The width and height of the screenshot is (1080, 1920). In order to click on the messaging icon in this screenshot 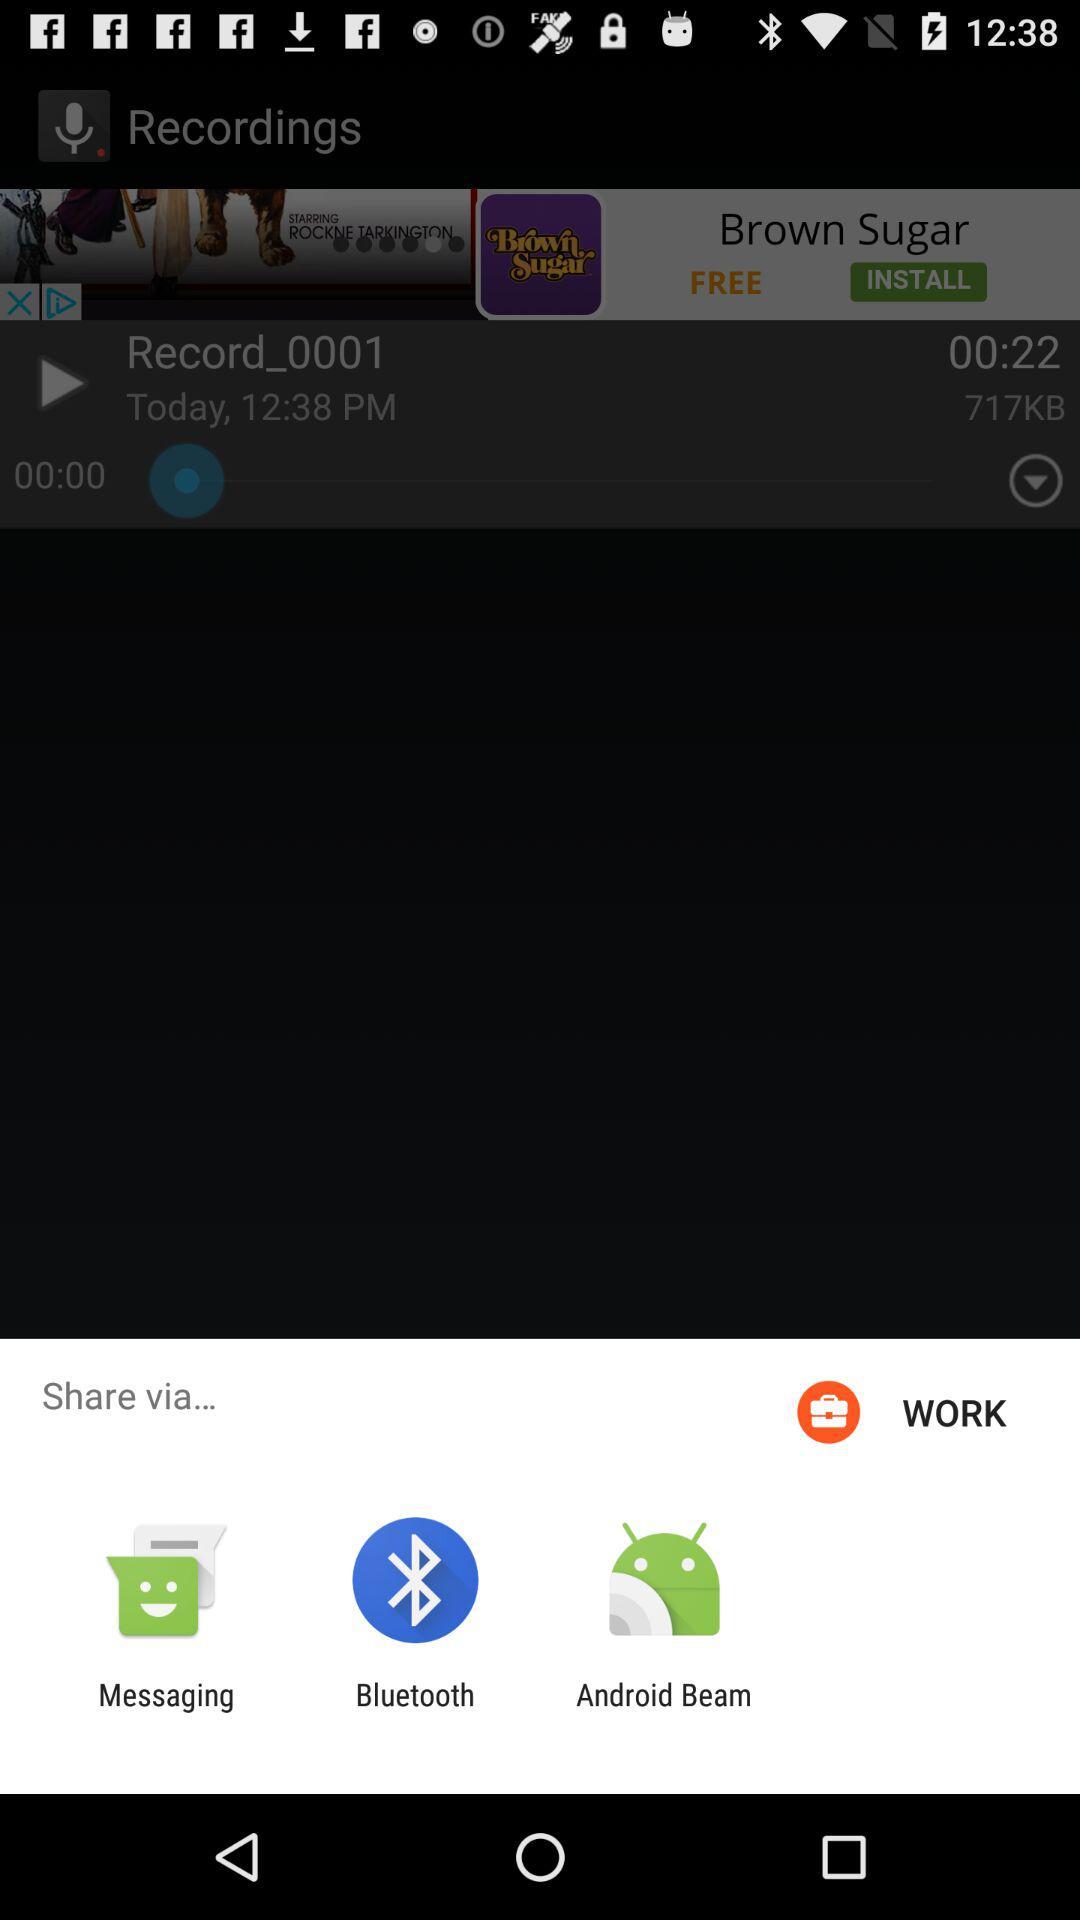, I will do `click(165, 1711)`.